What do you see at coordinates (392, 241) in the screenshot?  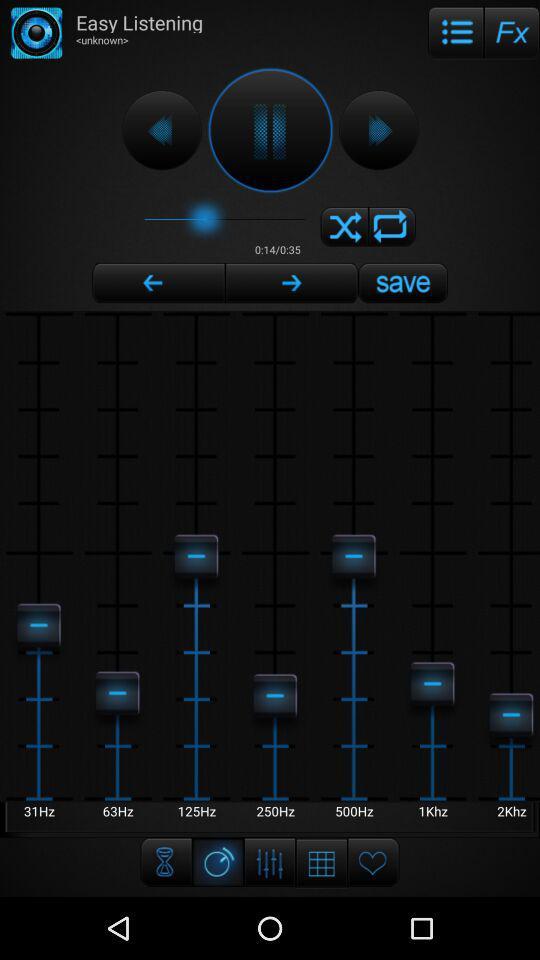 I see `the repeat icon` at bounding box center [392, 241].